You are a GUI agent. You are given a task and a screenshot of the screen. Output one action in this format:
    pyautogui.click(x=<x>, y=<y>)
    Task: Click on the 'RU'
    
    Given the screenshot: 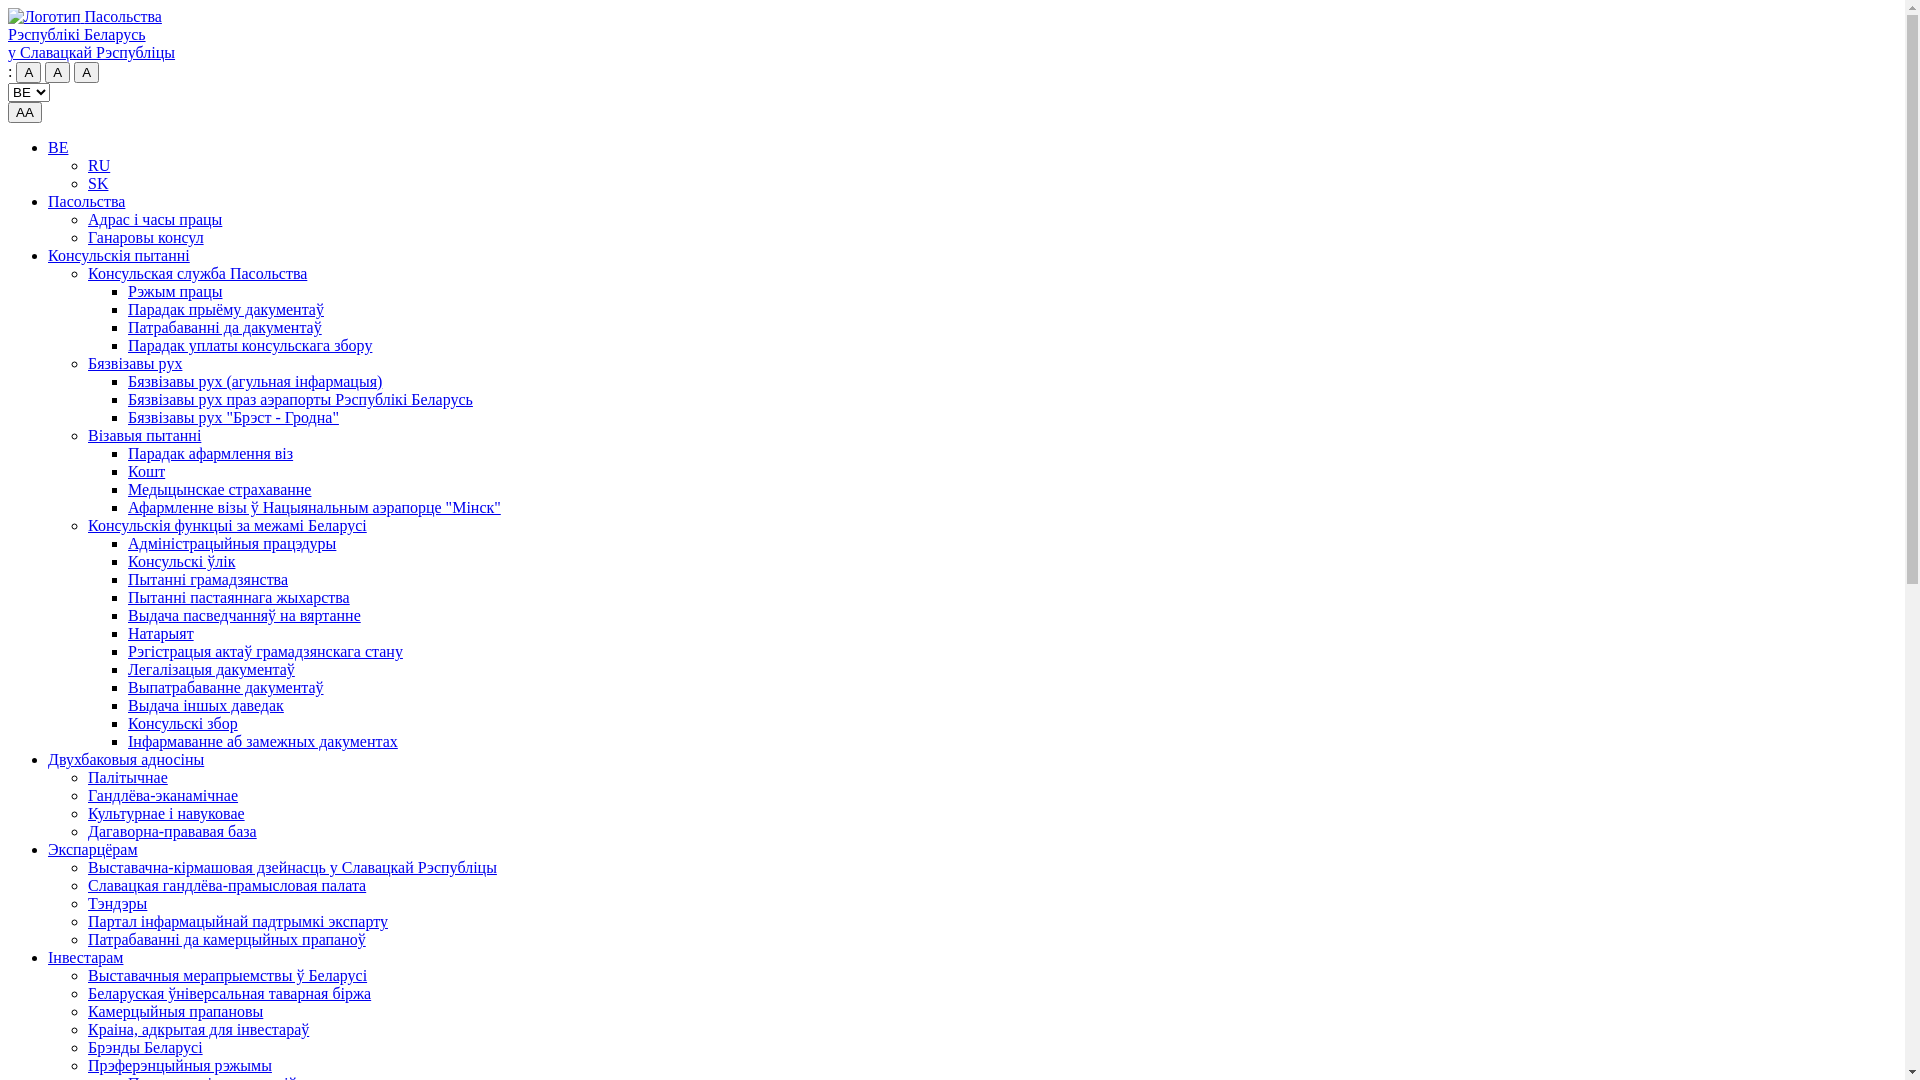 What is the action you would take?
    pyautogui.click(x=98, y=164)
    